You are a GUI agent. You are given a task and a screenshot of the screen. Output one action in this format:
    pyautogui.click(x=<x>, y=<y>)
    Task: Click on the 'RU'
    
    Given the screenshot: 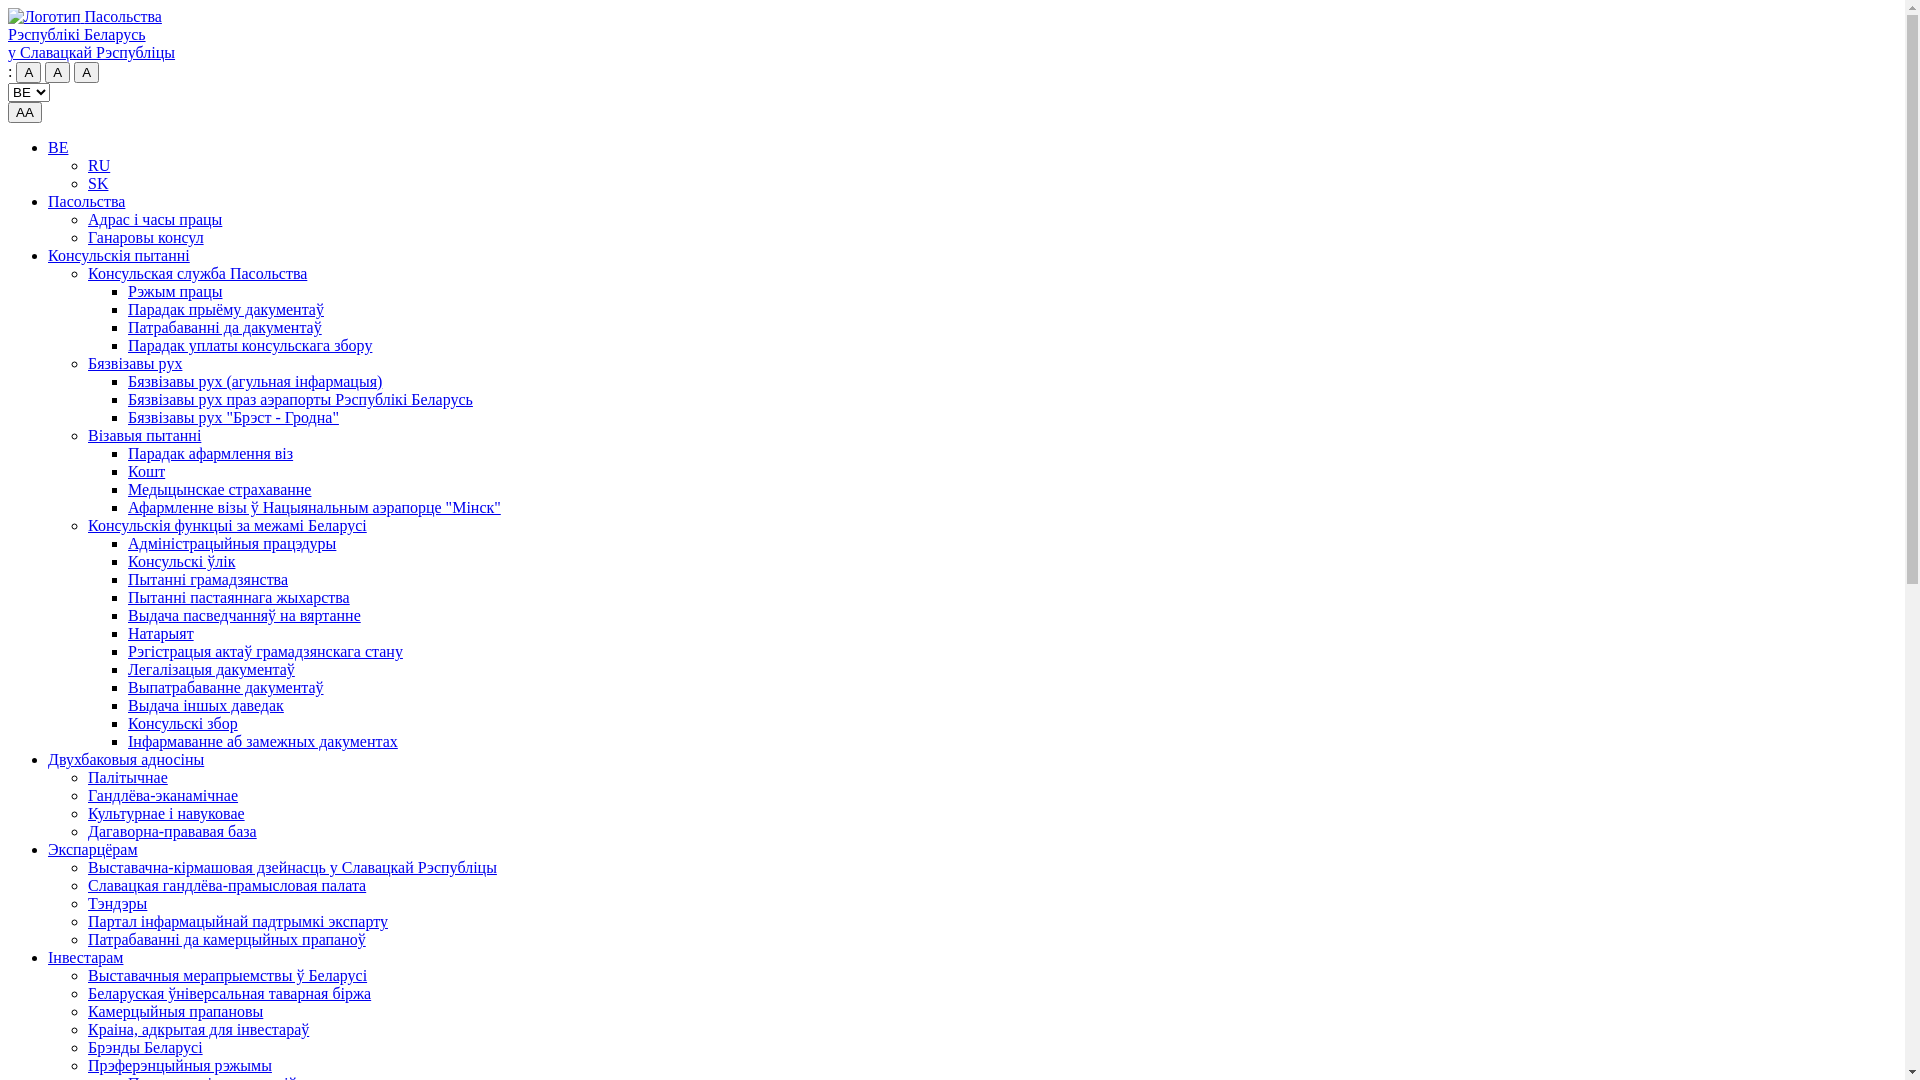 What is the action you would take?
    pyautogui.click(x=98, y=164)
    